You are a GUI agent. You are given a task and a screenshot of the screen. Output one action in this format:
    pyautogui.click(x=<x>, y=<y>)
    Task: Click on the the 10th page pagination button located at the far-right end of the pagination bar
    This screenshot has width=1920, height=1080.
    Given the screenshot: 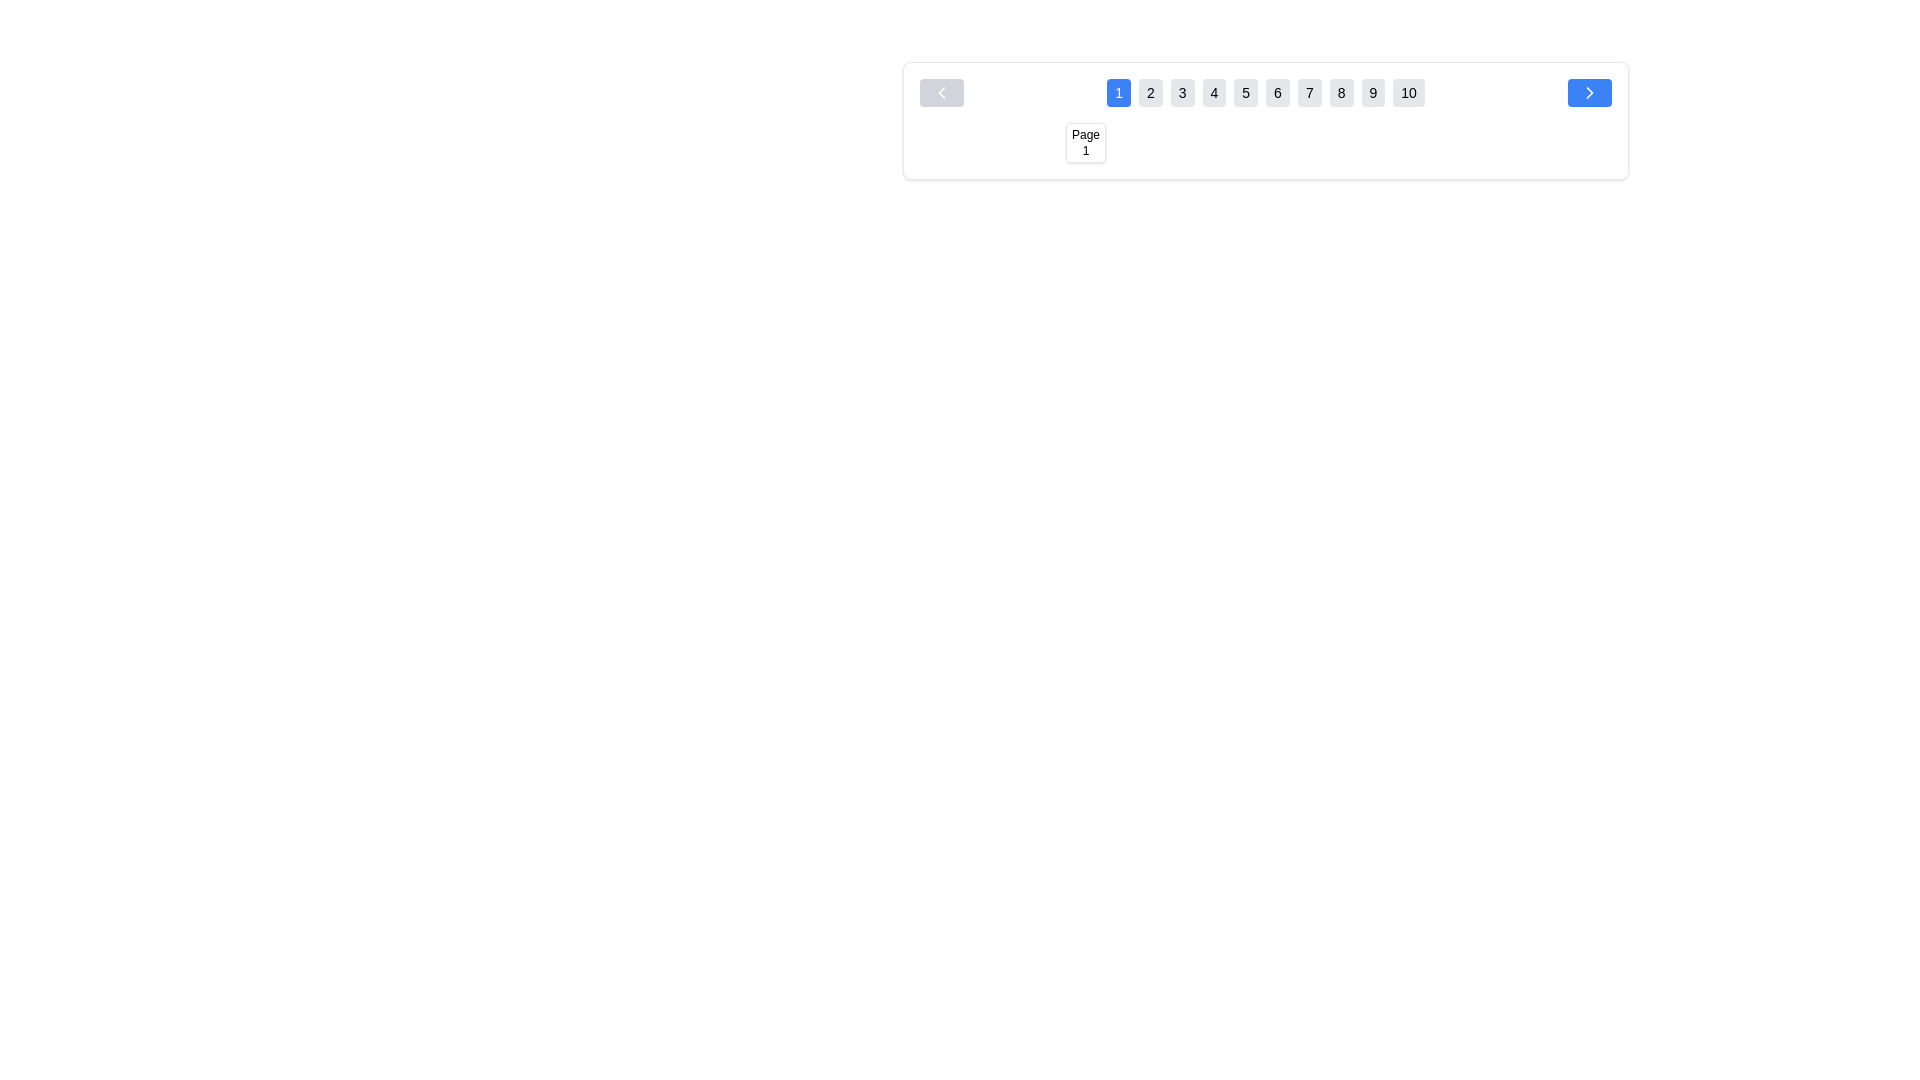 What is the action you would take?
    pyautogui.click(x=1445, y=141)
    